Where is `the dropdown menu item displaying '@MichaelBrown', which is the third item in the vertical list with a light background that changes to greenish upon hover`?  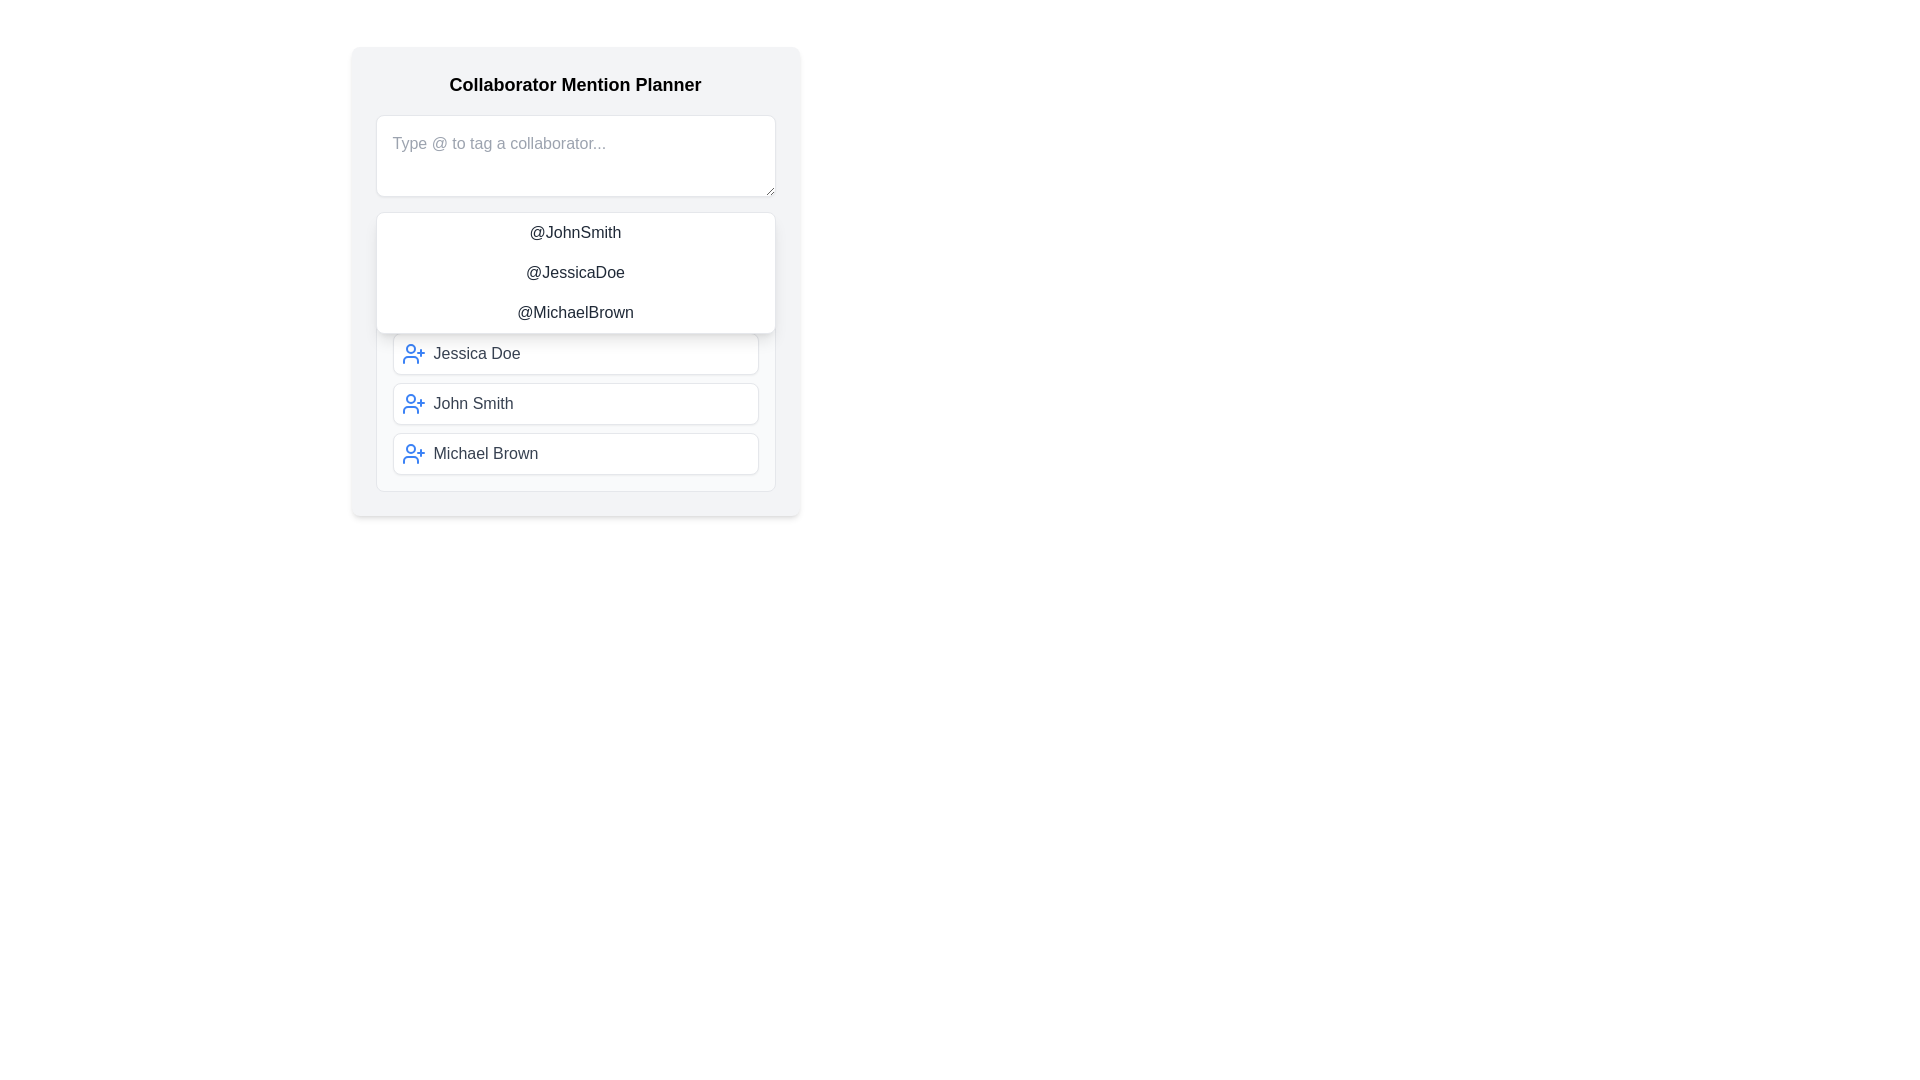
the dropdown menu item displaying '@MichaelBrown', which is the third item in the vertical list with a light background that changes to greenish upon hover is located at coordinates (574, 312).